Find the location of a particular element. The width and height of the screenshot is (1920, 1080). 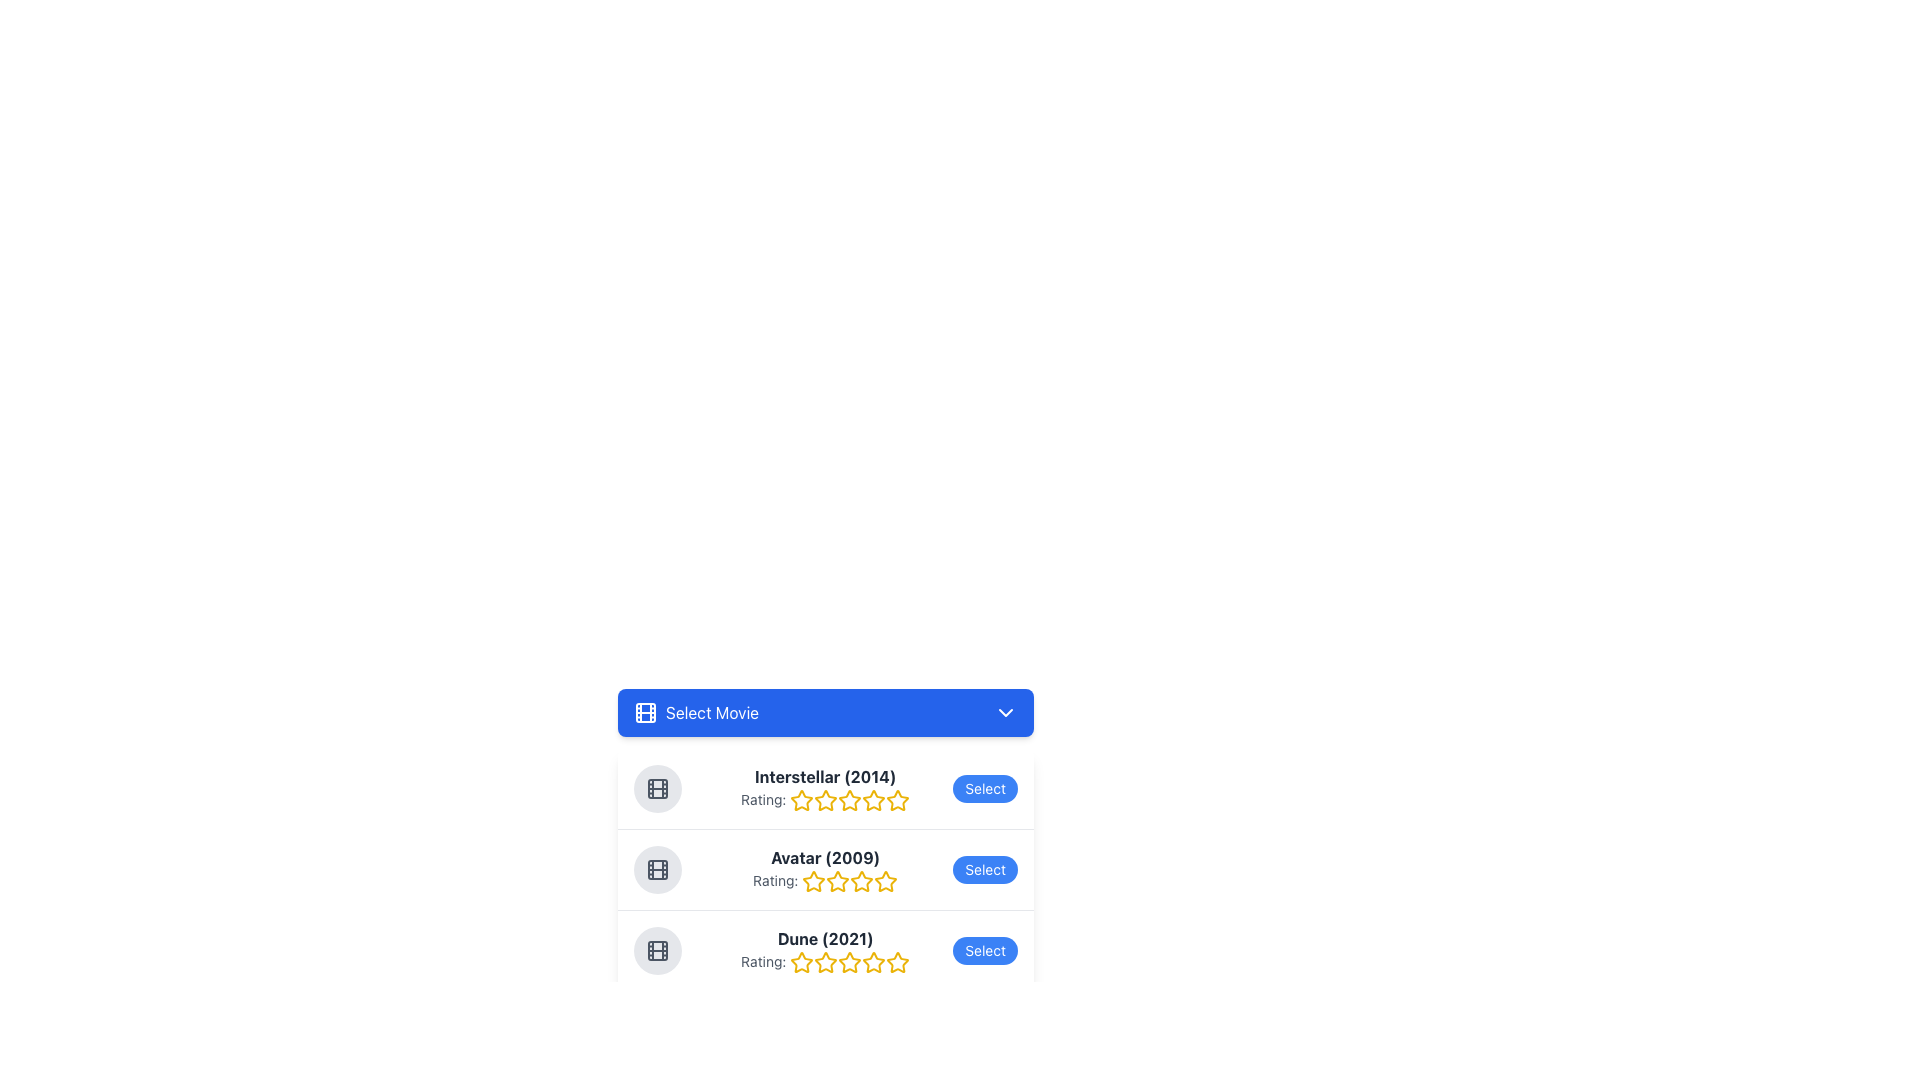

the second star icon for rating the 'Dune (2021)' movie, located under the 'Rating' label is located at coordinates (826, 961).